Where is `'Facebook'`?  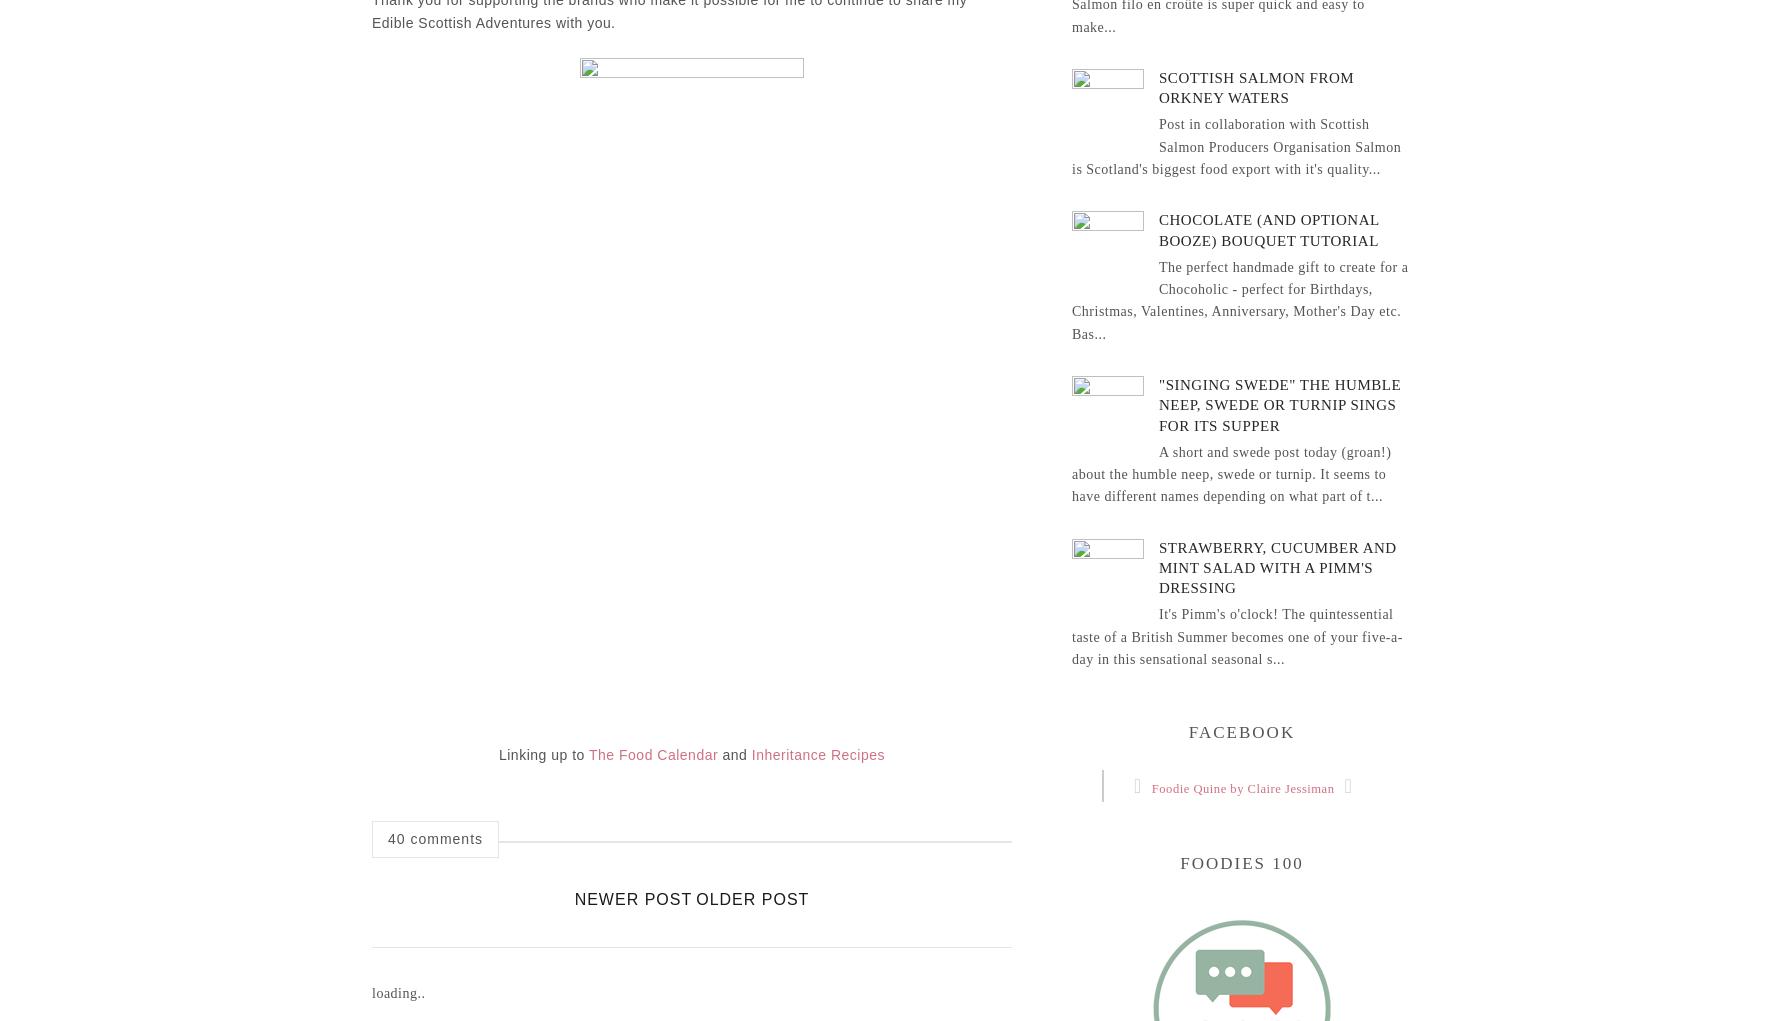
'Facebook' is located at coordinates (1240, 731).